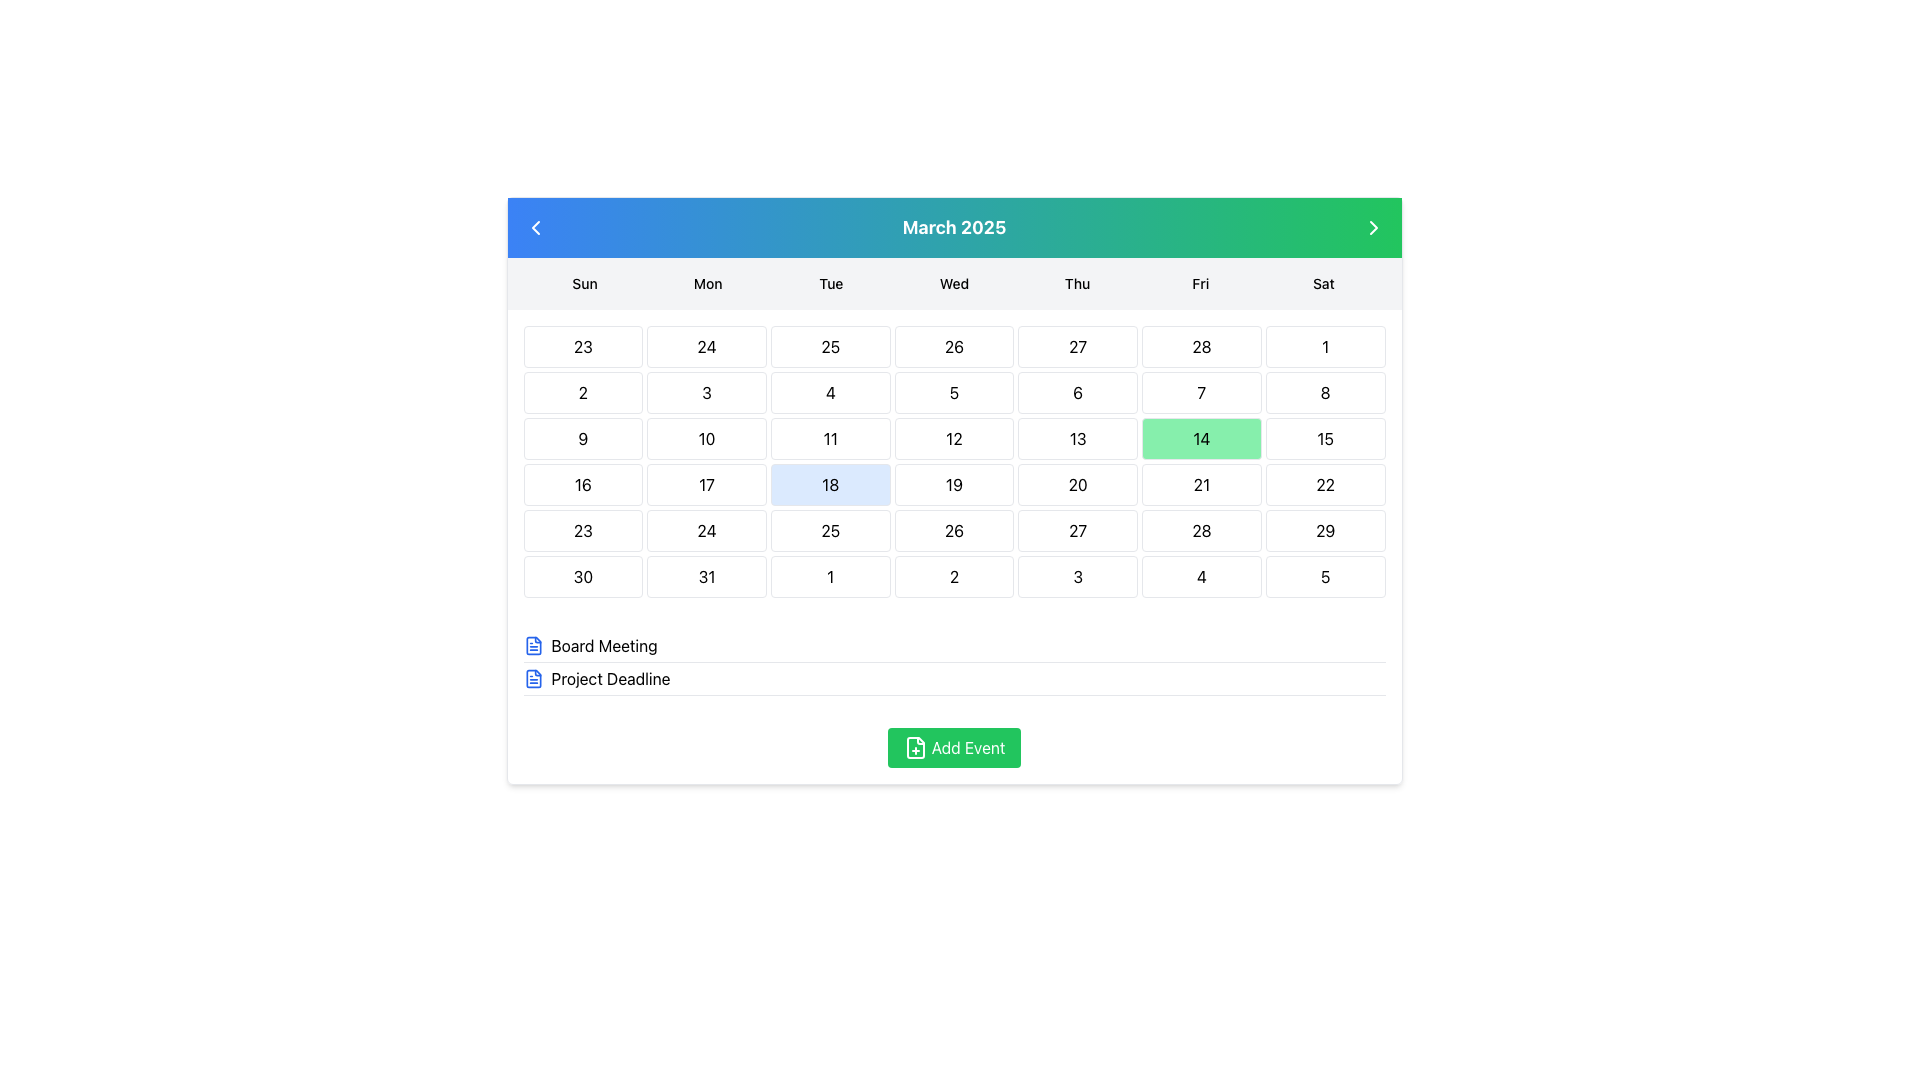 This screenshot has width=1920, height=1080. Describe the element at coordinates (707, 577) in the screenshot. I see `the calendar date text label representing the 31st in the sixth row and second column of the calendar grid layout` at that location.